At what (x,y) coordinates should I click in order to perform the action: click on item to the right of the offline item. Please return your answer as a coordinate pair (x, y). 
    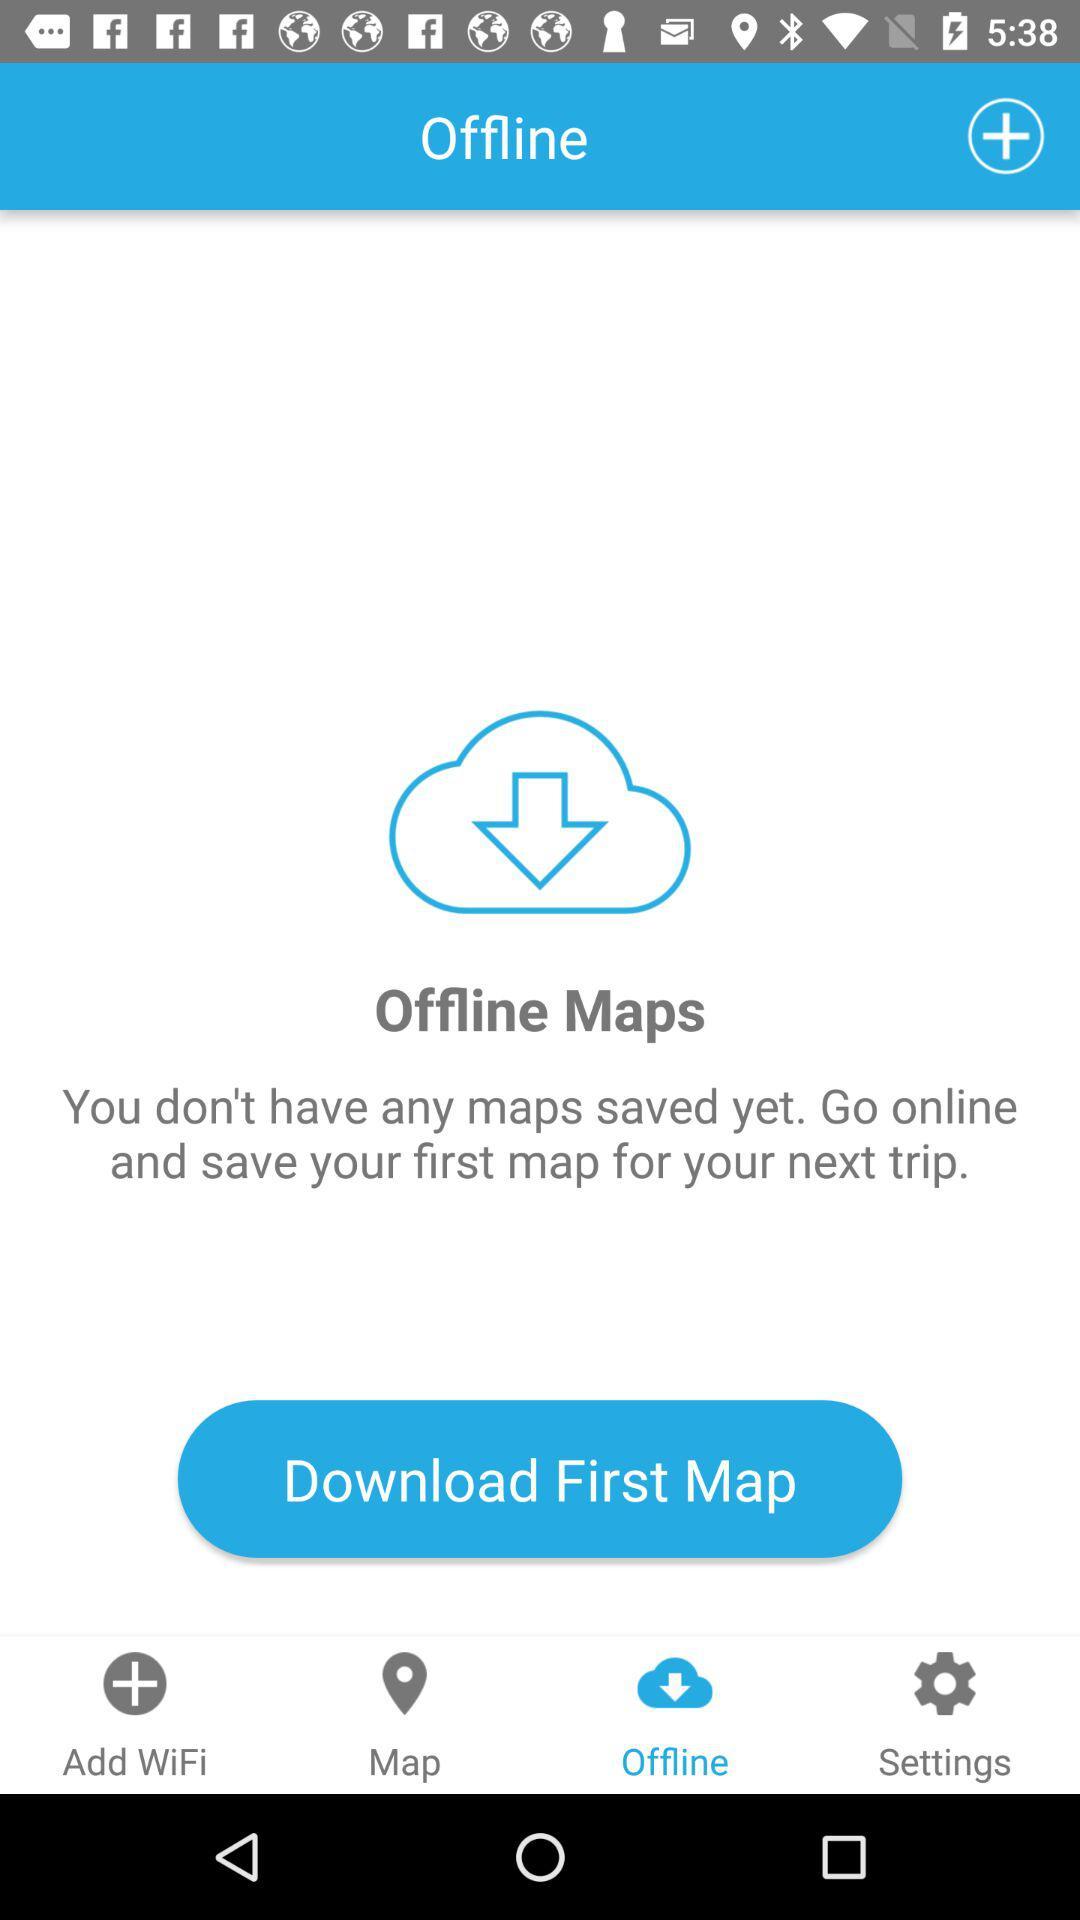
    Looking at the image, I should click on (1006, 135).